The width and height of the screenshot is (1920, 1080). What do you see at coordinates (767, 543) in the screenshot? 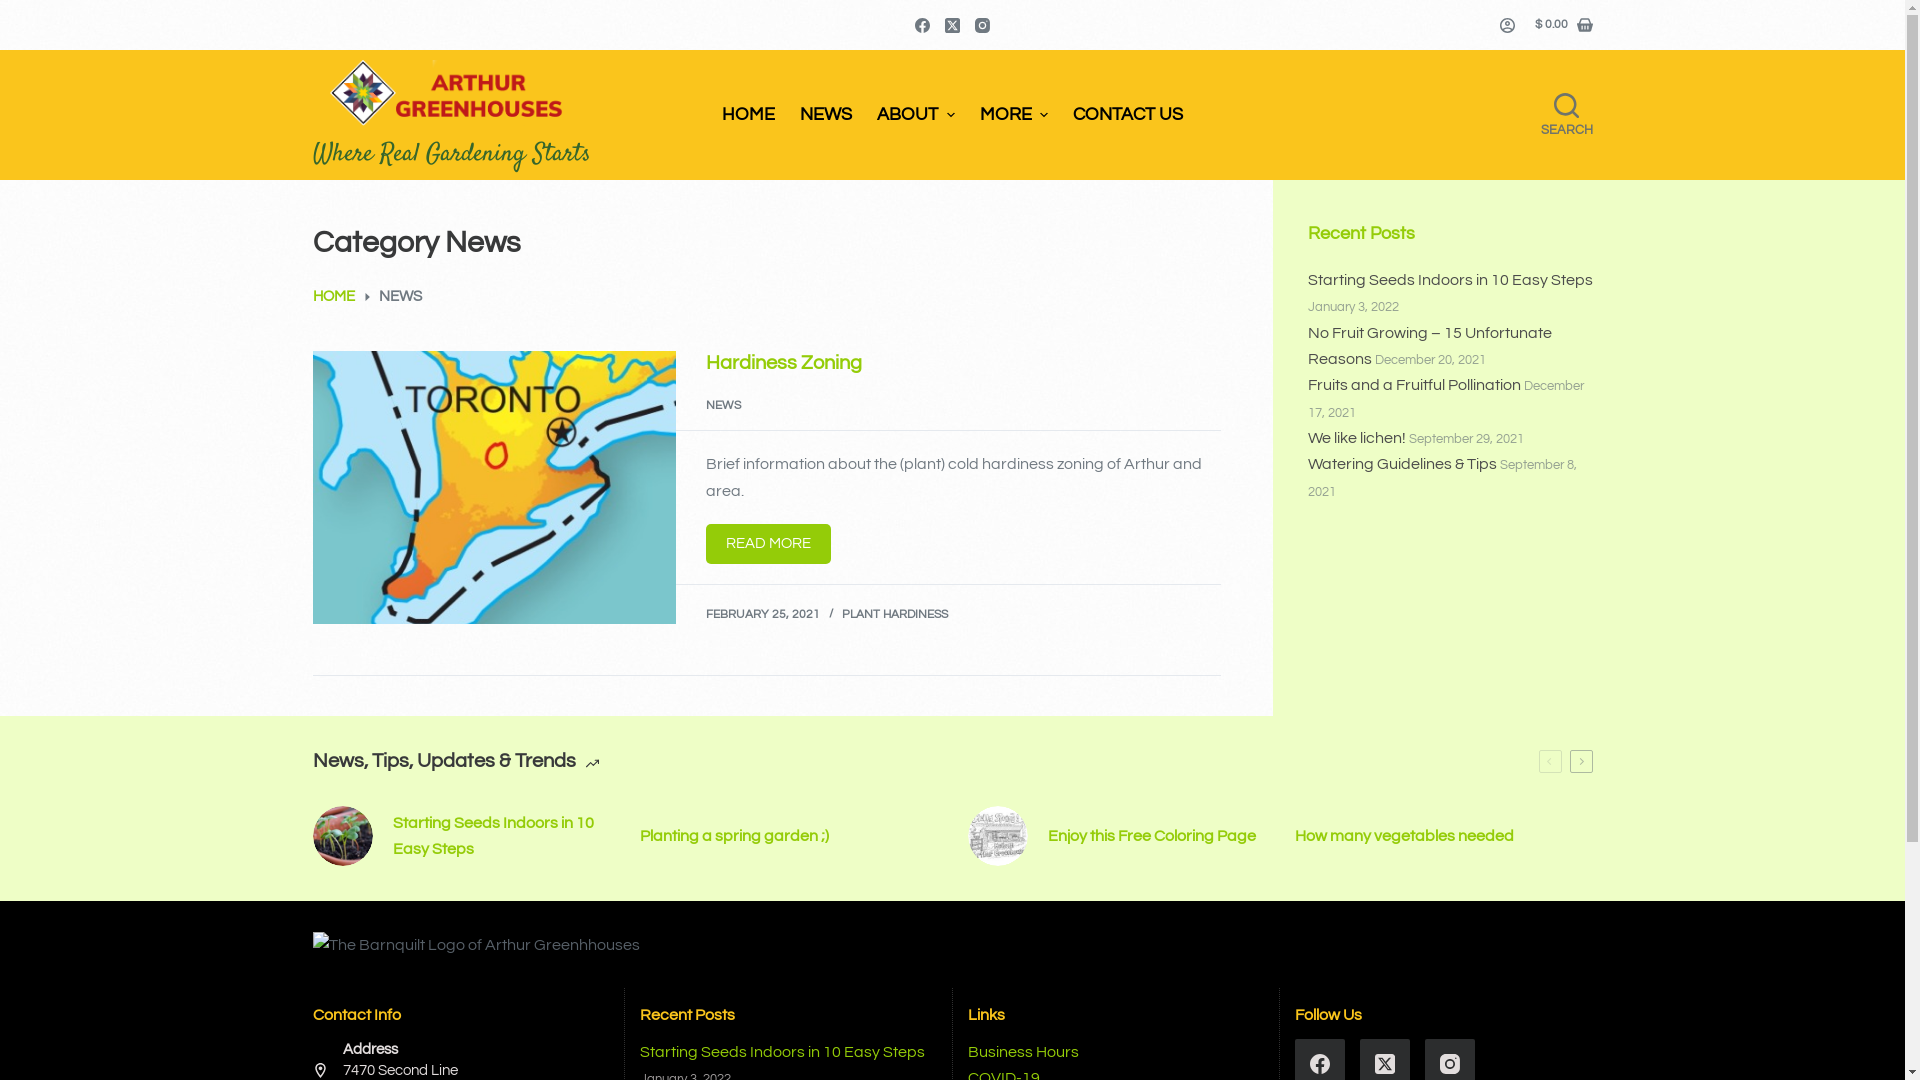
I see `'READ MORE'` at bounding box center [767, 543].